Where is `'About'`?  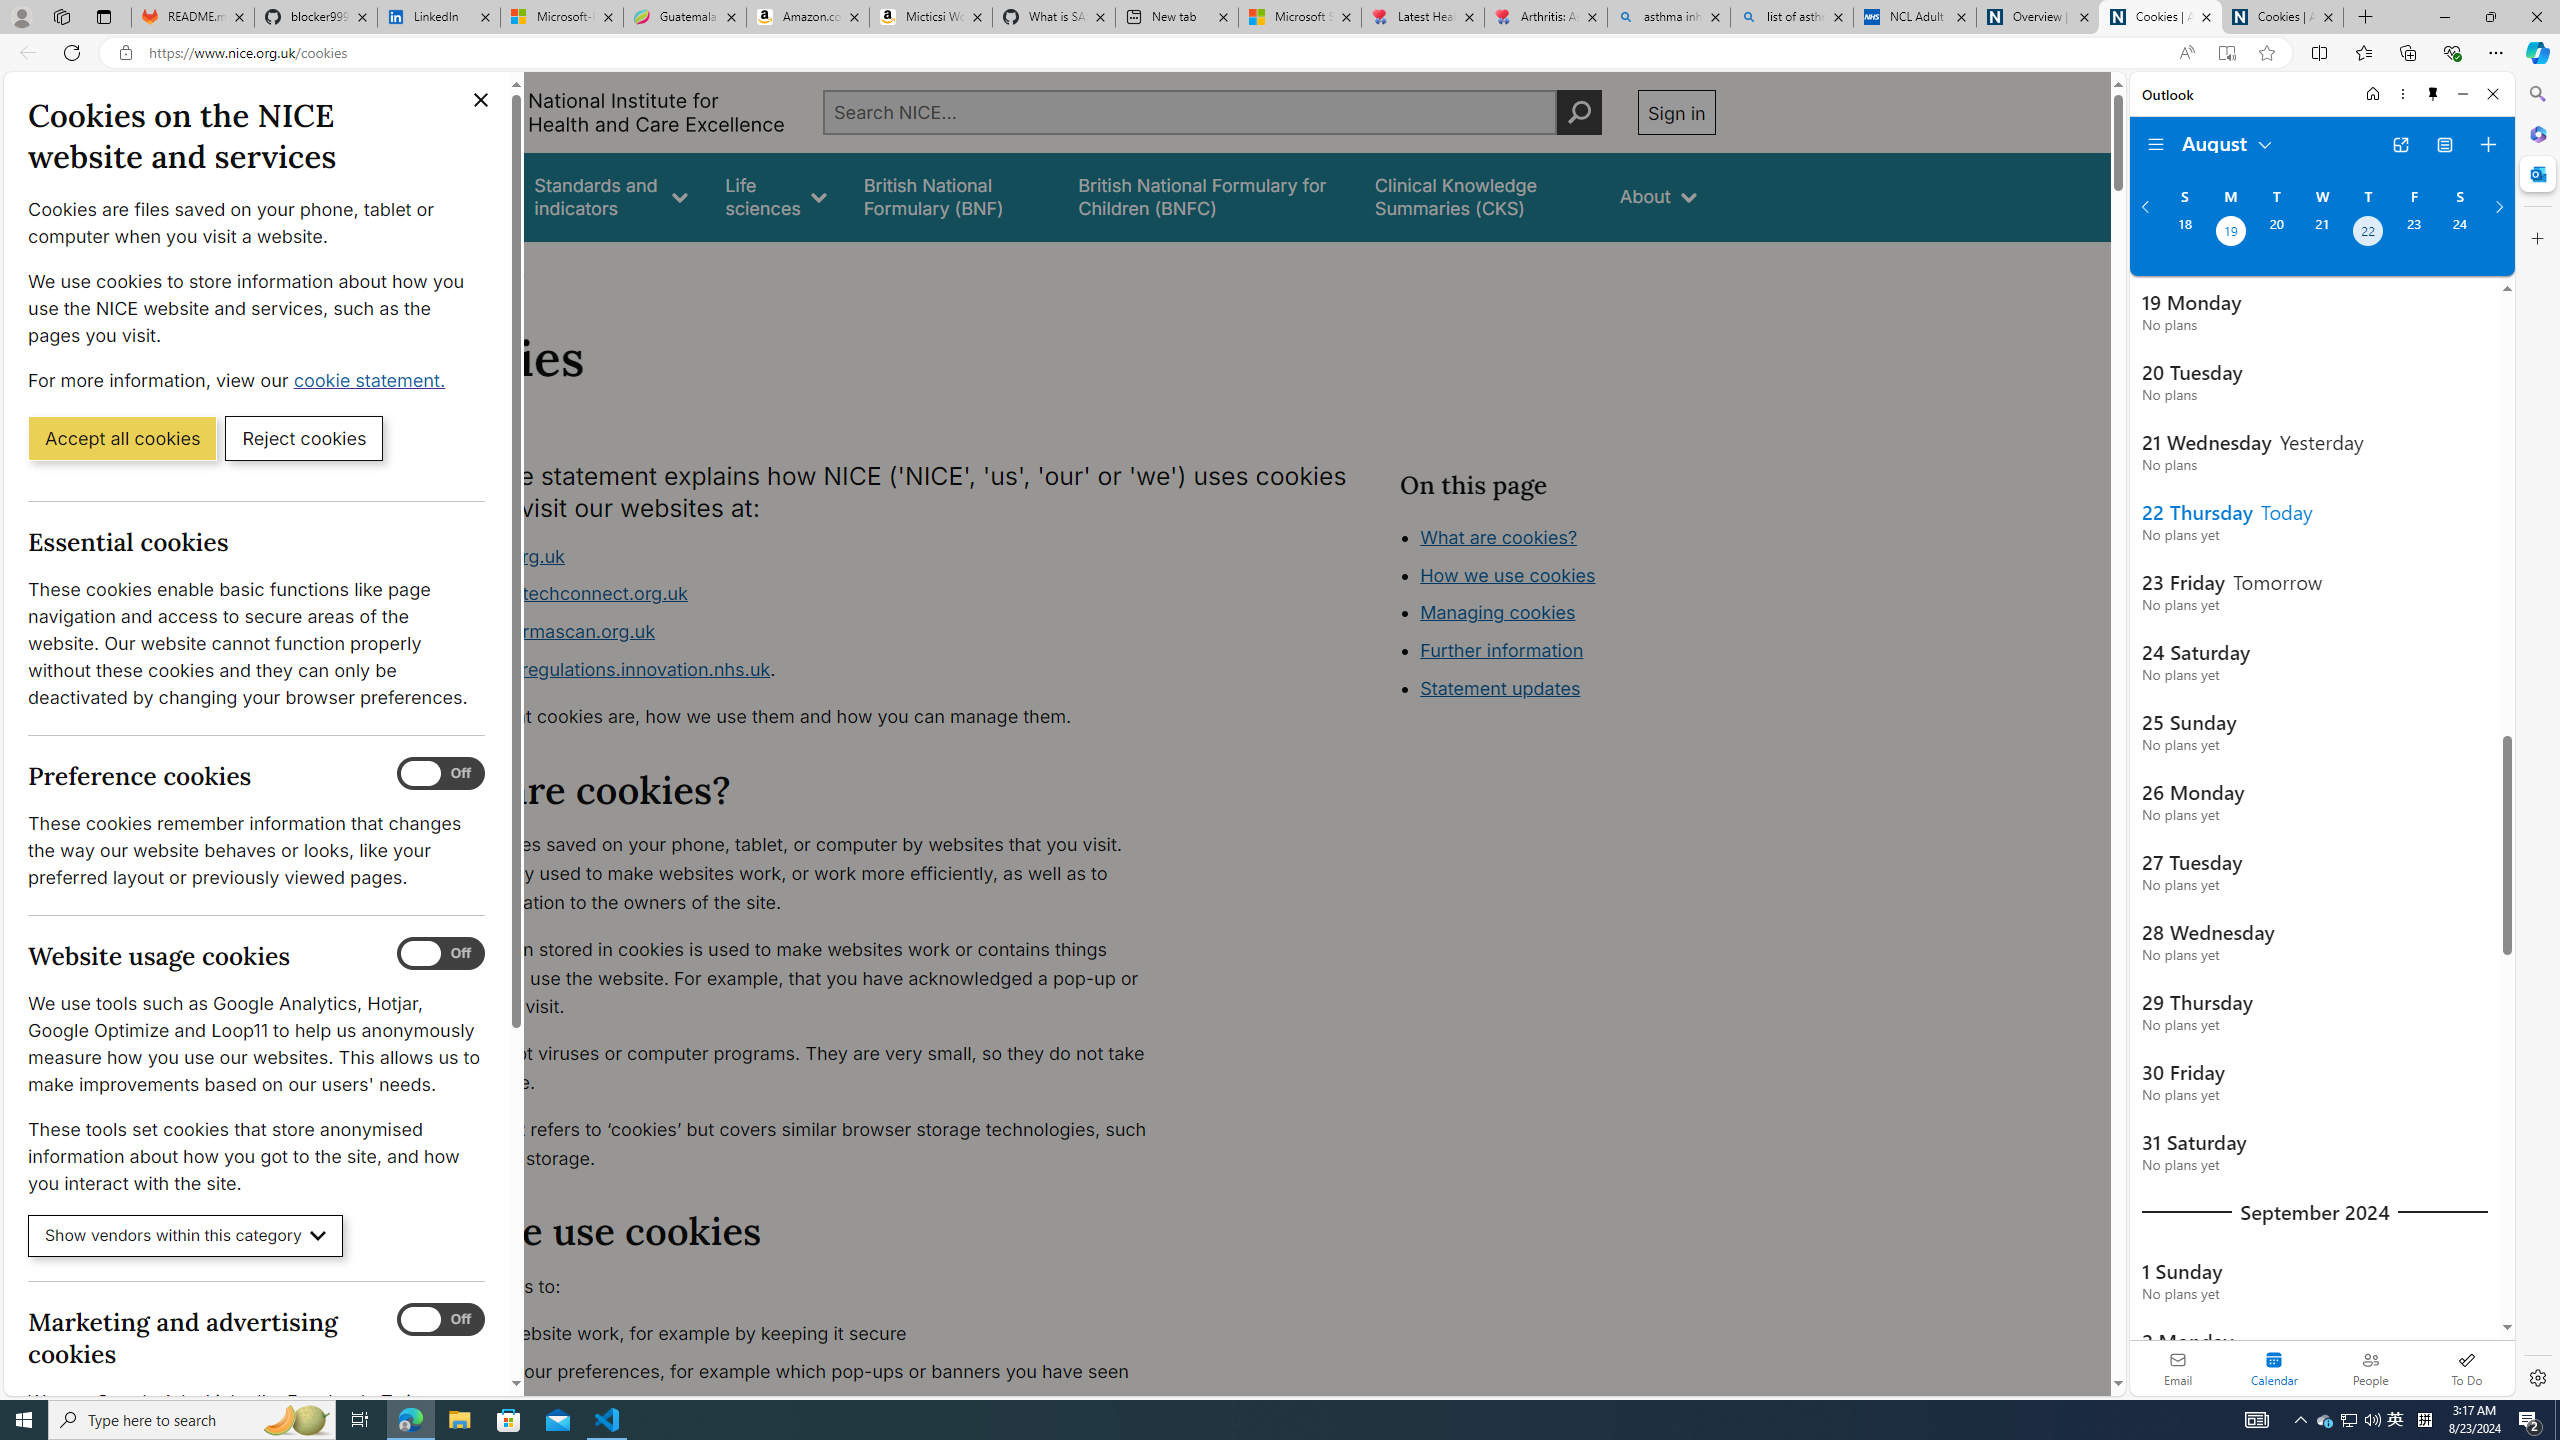 'About' is located at coordinates (1656, 196).